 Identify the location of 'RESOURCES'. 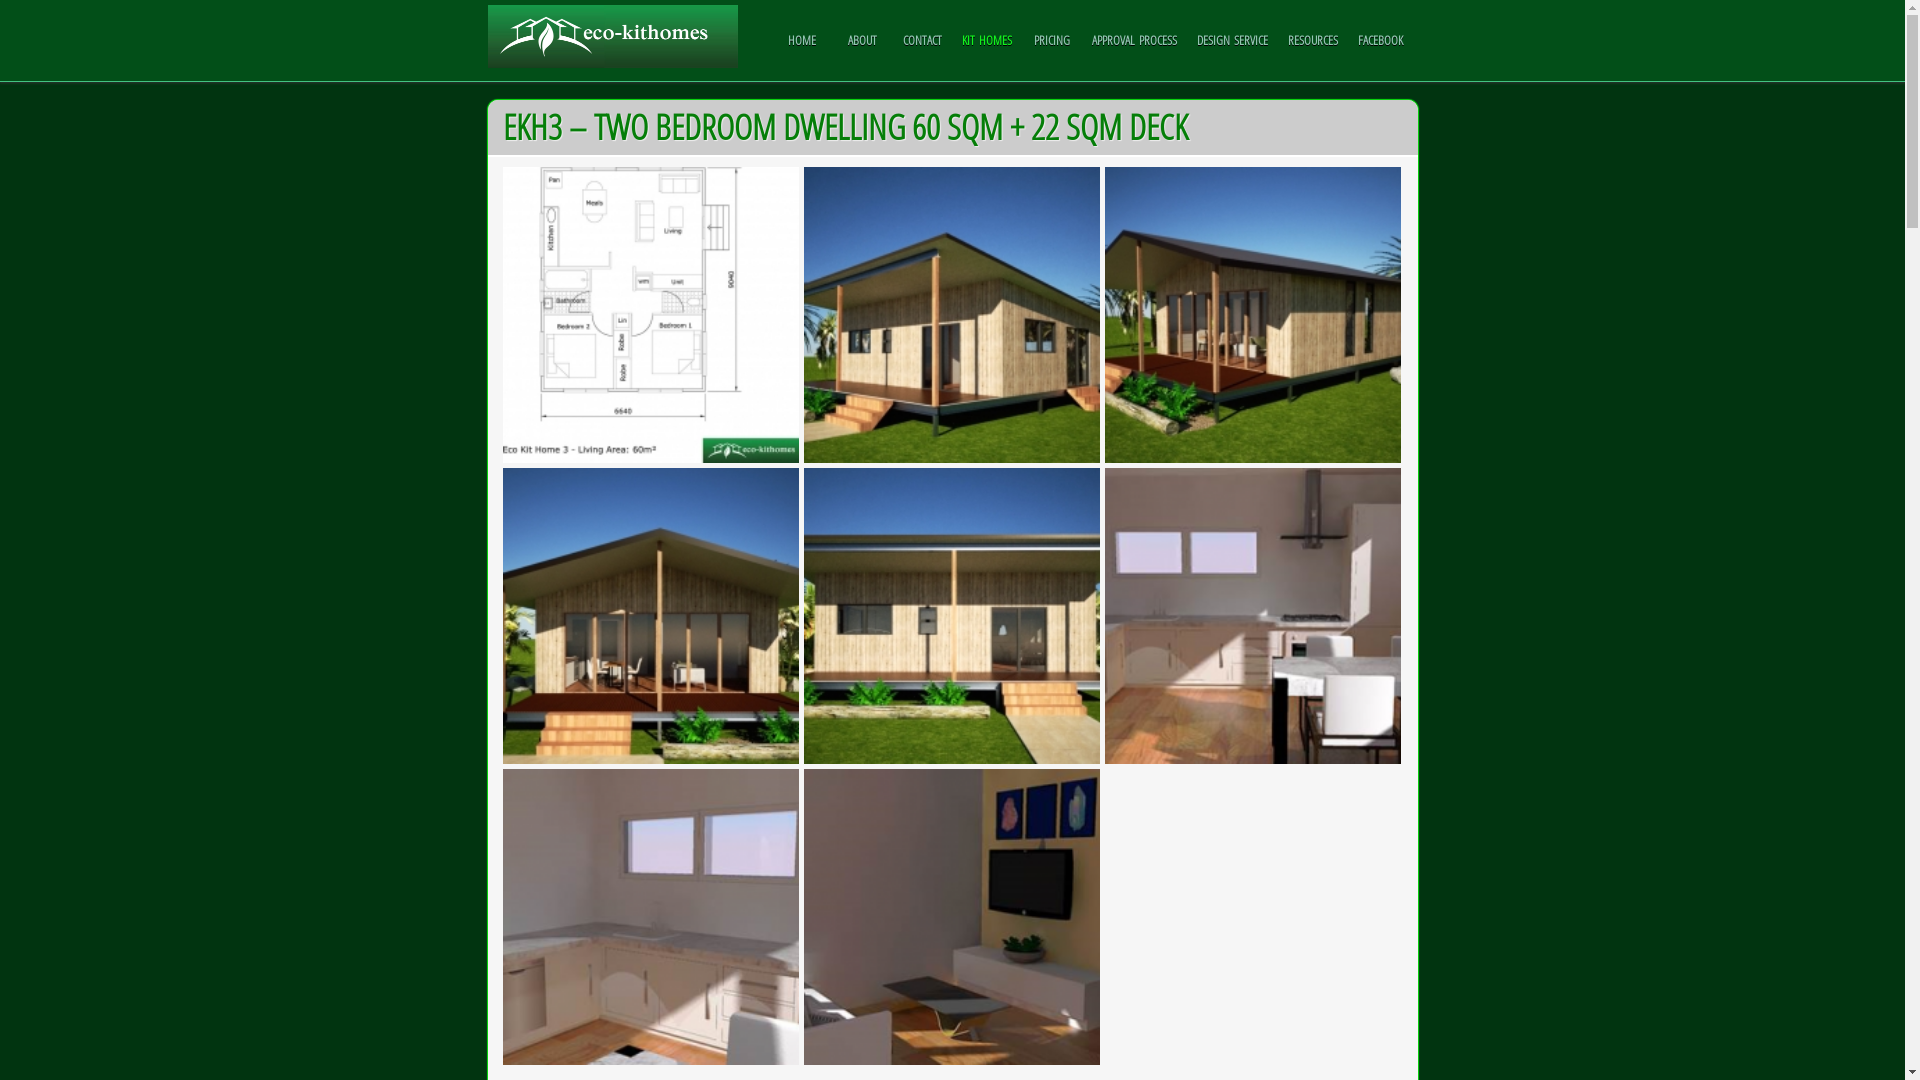
(1313, 39).